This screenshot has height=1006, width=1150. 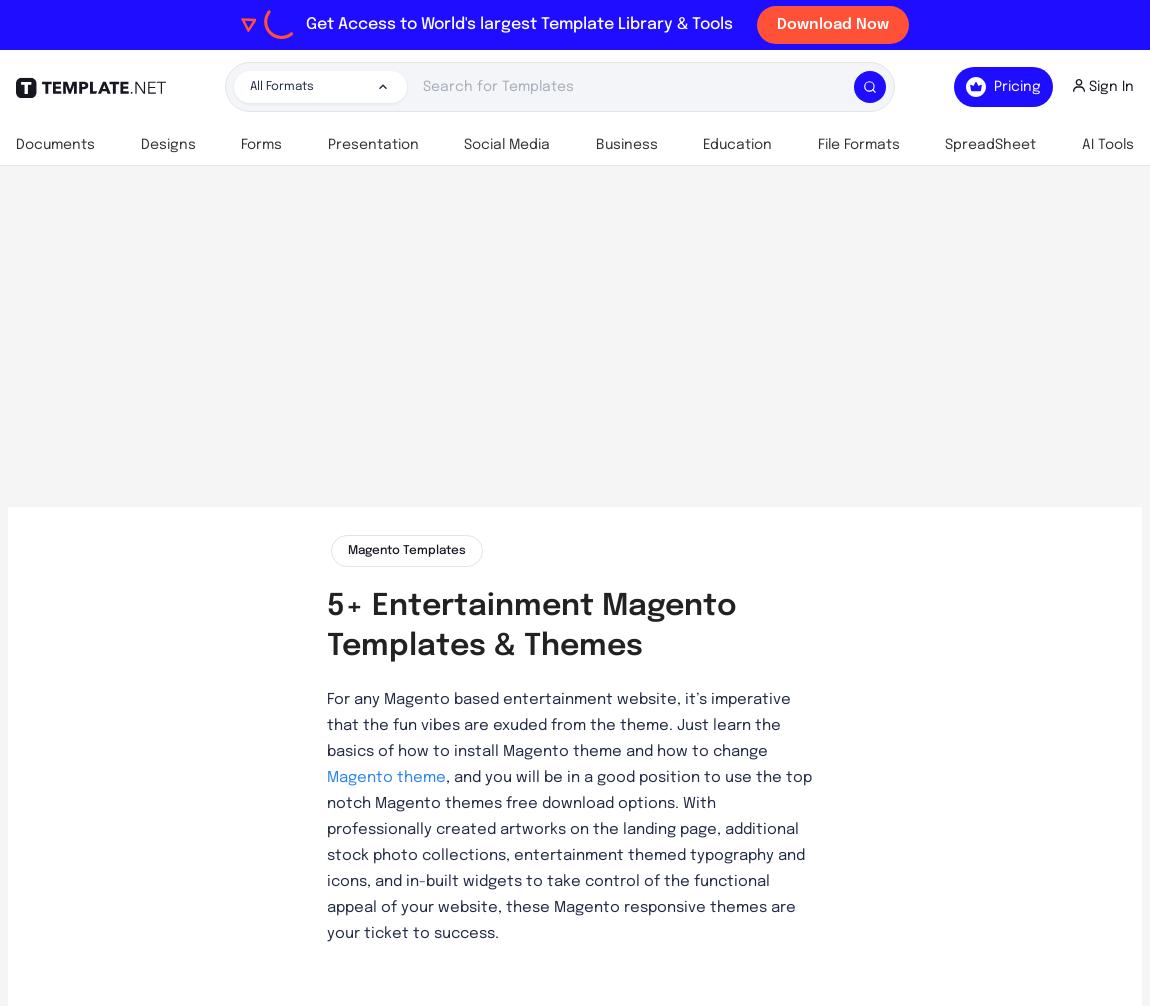 What do you see at coordinates (406, 550) in the screenshot?
I see `'Magento Templates'` at bounding box center [406, 550].